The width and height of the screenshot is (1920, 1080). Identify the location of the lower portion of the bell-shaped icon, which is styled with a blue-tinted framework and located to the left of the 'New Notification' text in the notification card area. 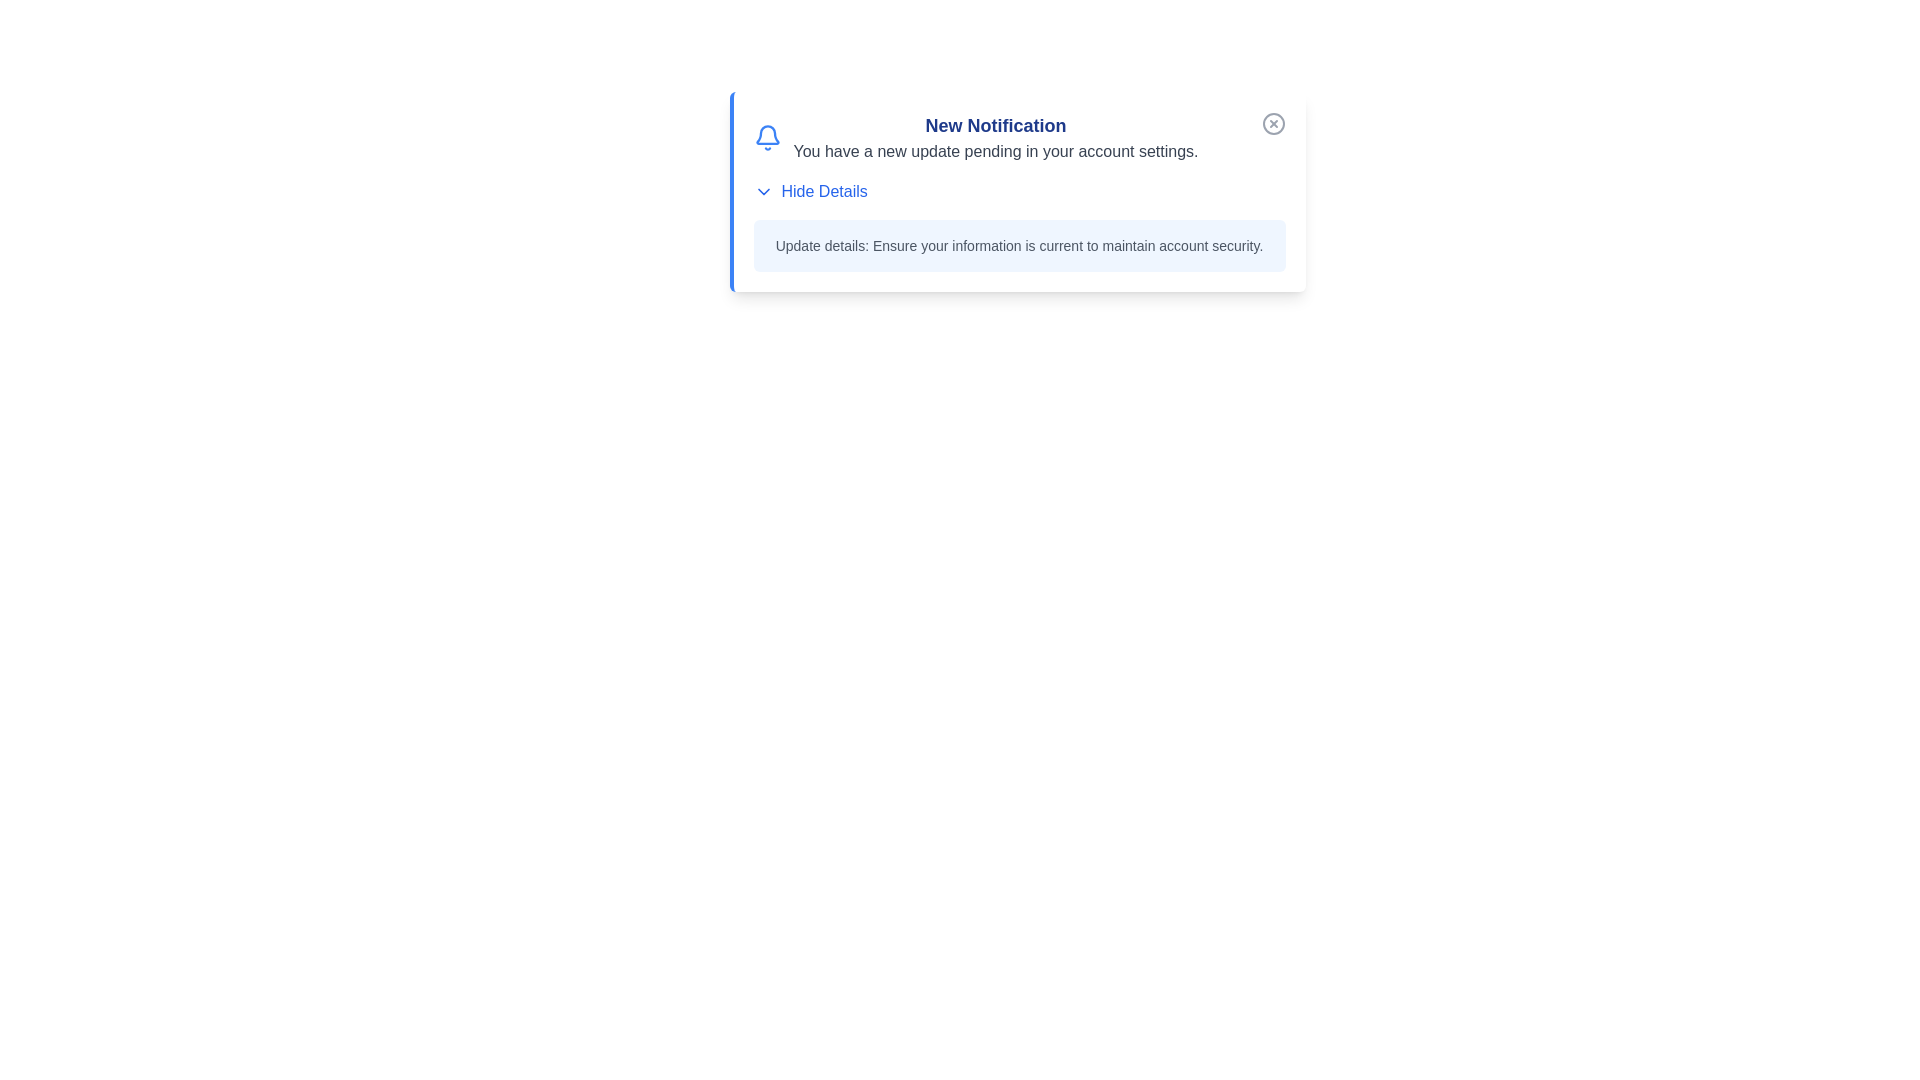
(766, 135).